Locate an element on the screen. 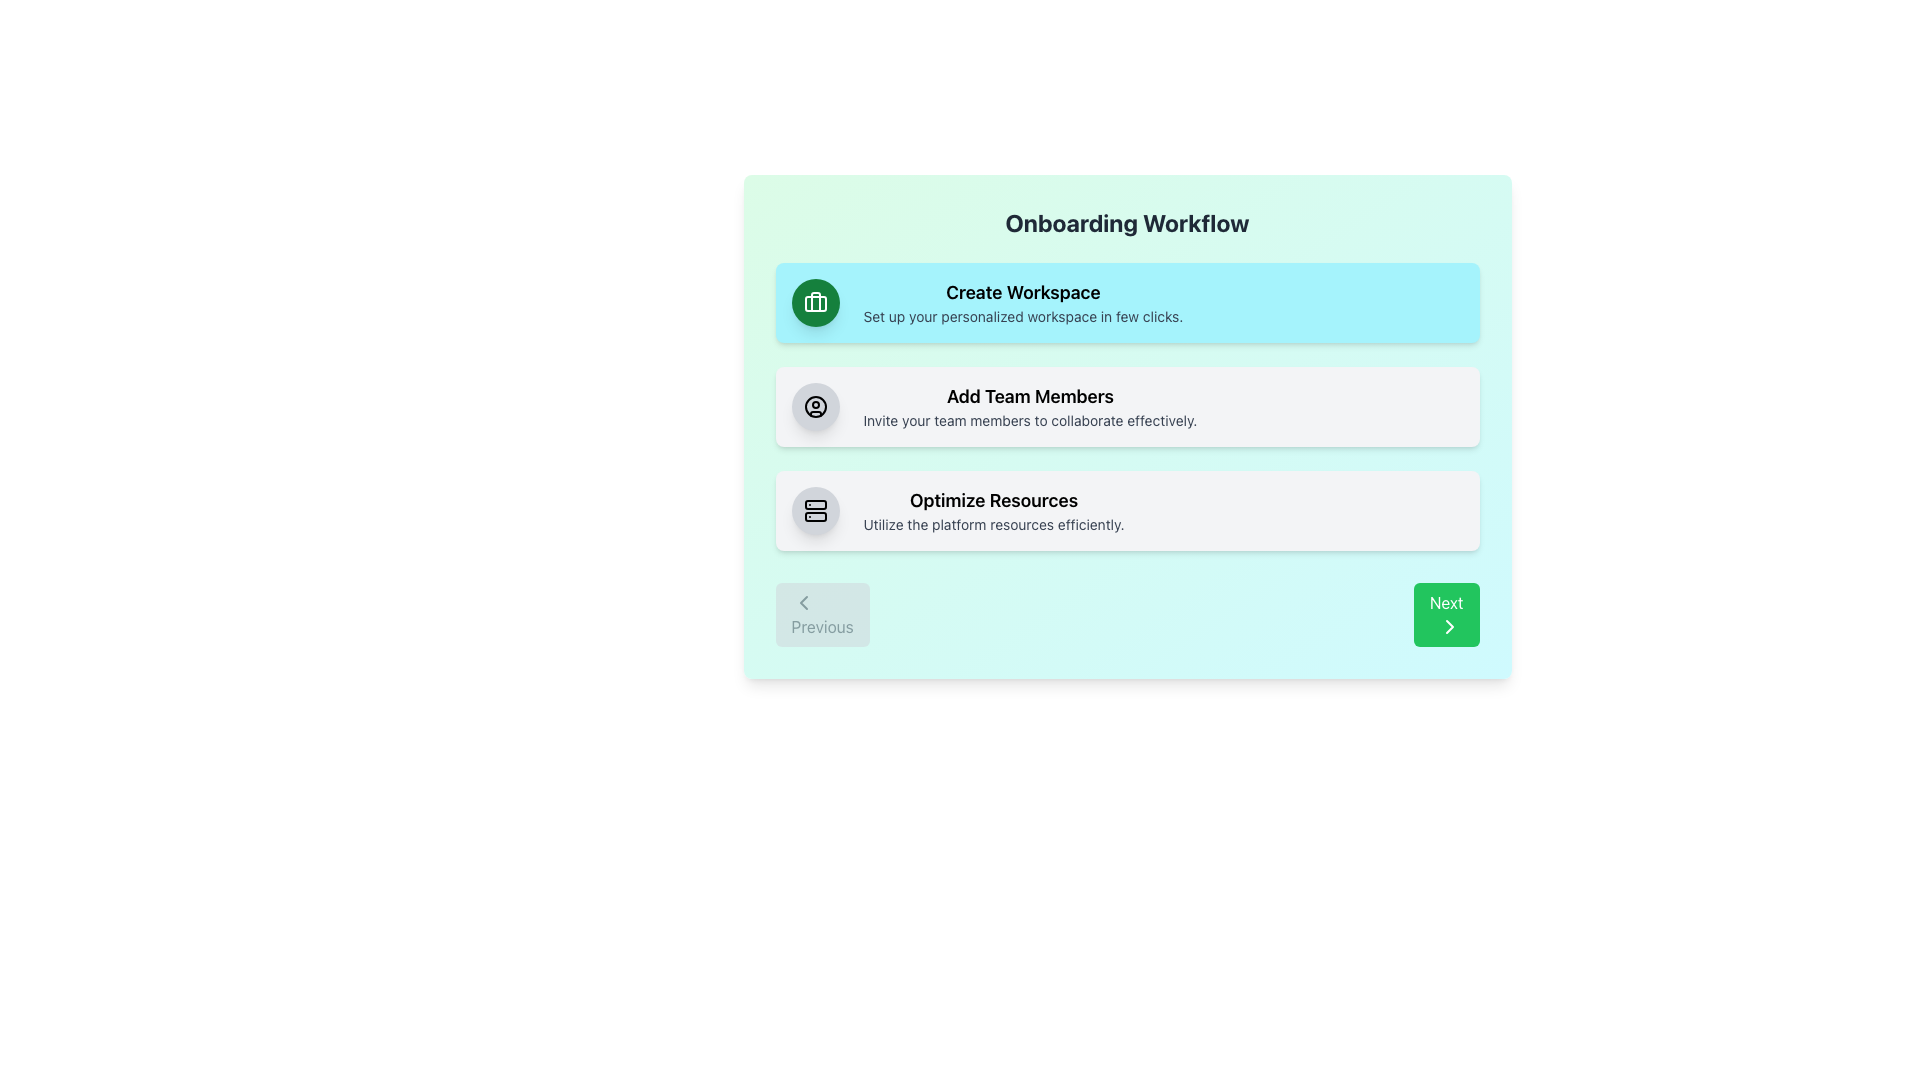 Image resolution: width=1920 pixels, height=1080 pixels. instructions provided in the informational text group located centrally below the 'Create Workspace' option and above the 'Optimize Resources' option in the onboarding workflow interface is located at coordinates (1030, 406).